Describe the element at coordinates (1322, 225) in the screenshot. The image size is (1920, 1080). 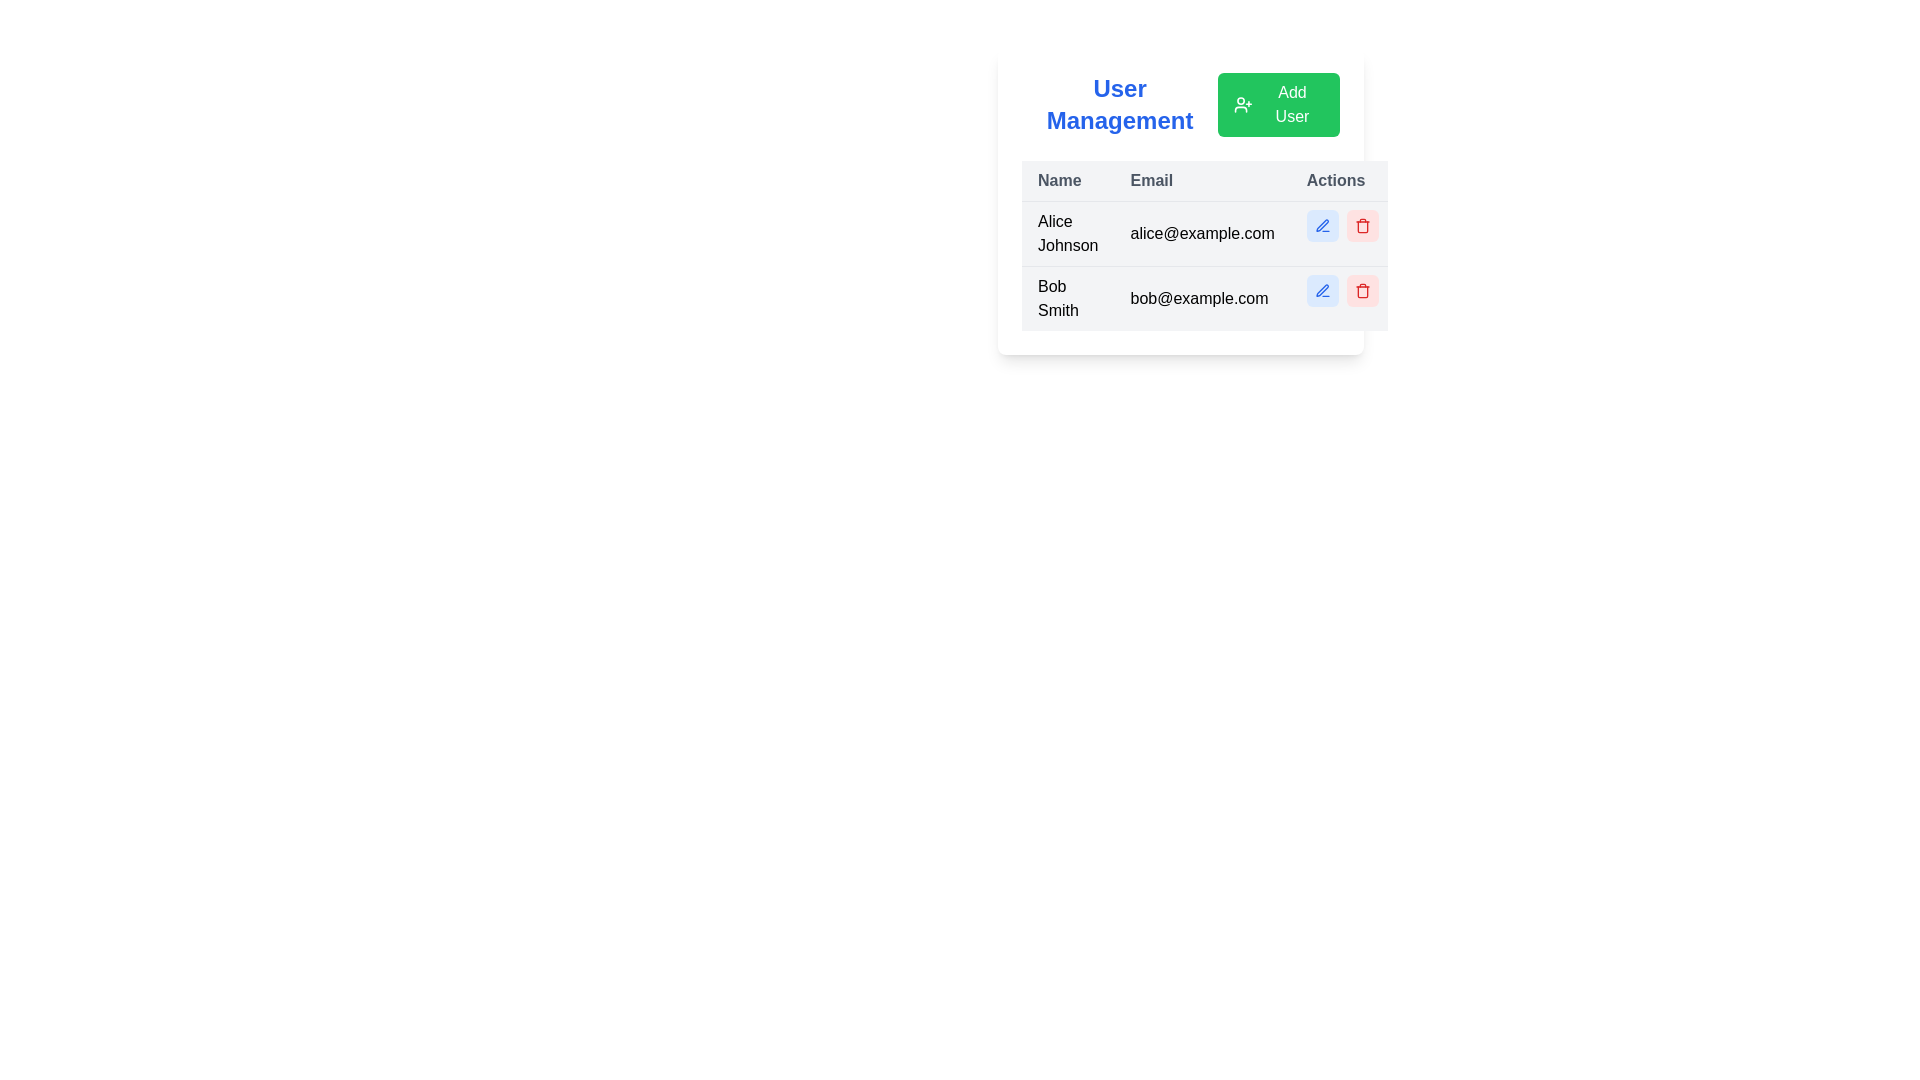
I see `the first icon button in the 'Actions' column of the second row in the user table` at that location.